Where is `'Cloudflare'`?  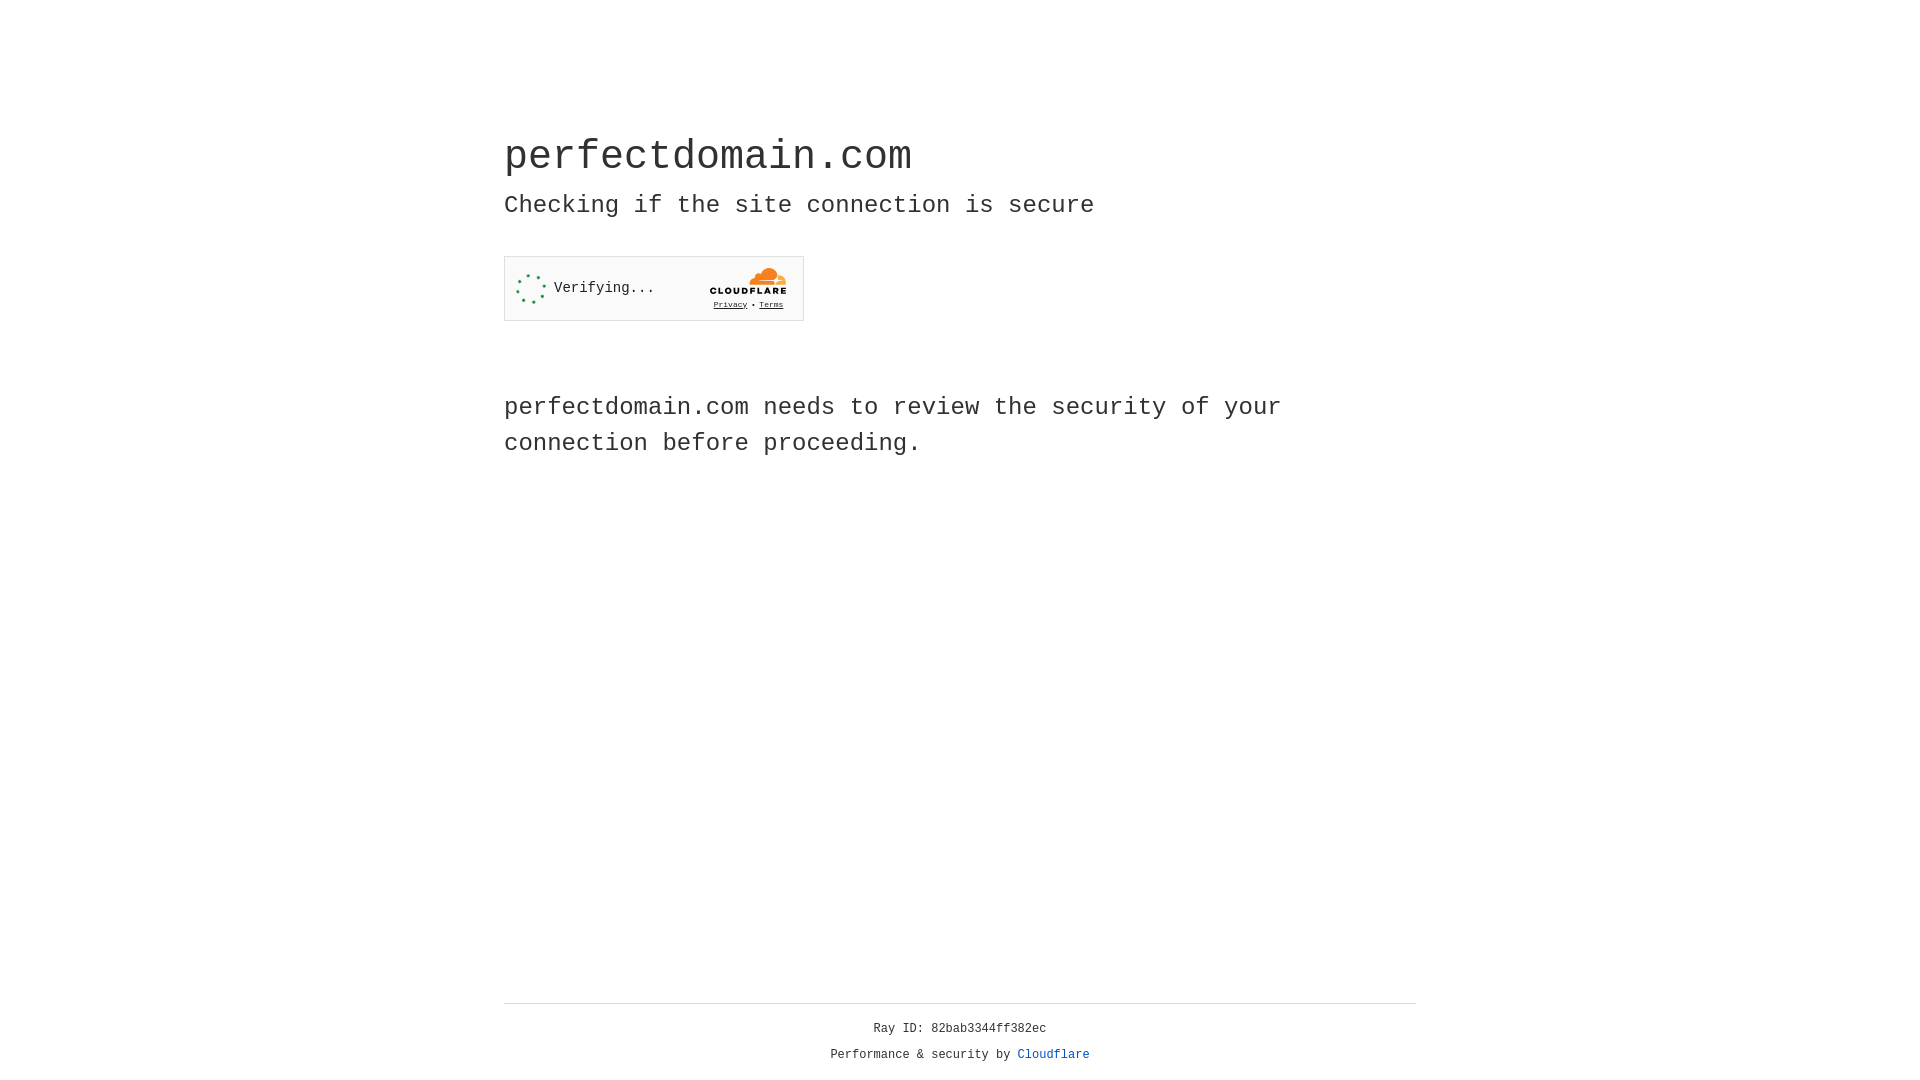
'Cloudflare' is located at coordinates (1053, 1054).